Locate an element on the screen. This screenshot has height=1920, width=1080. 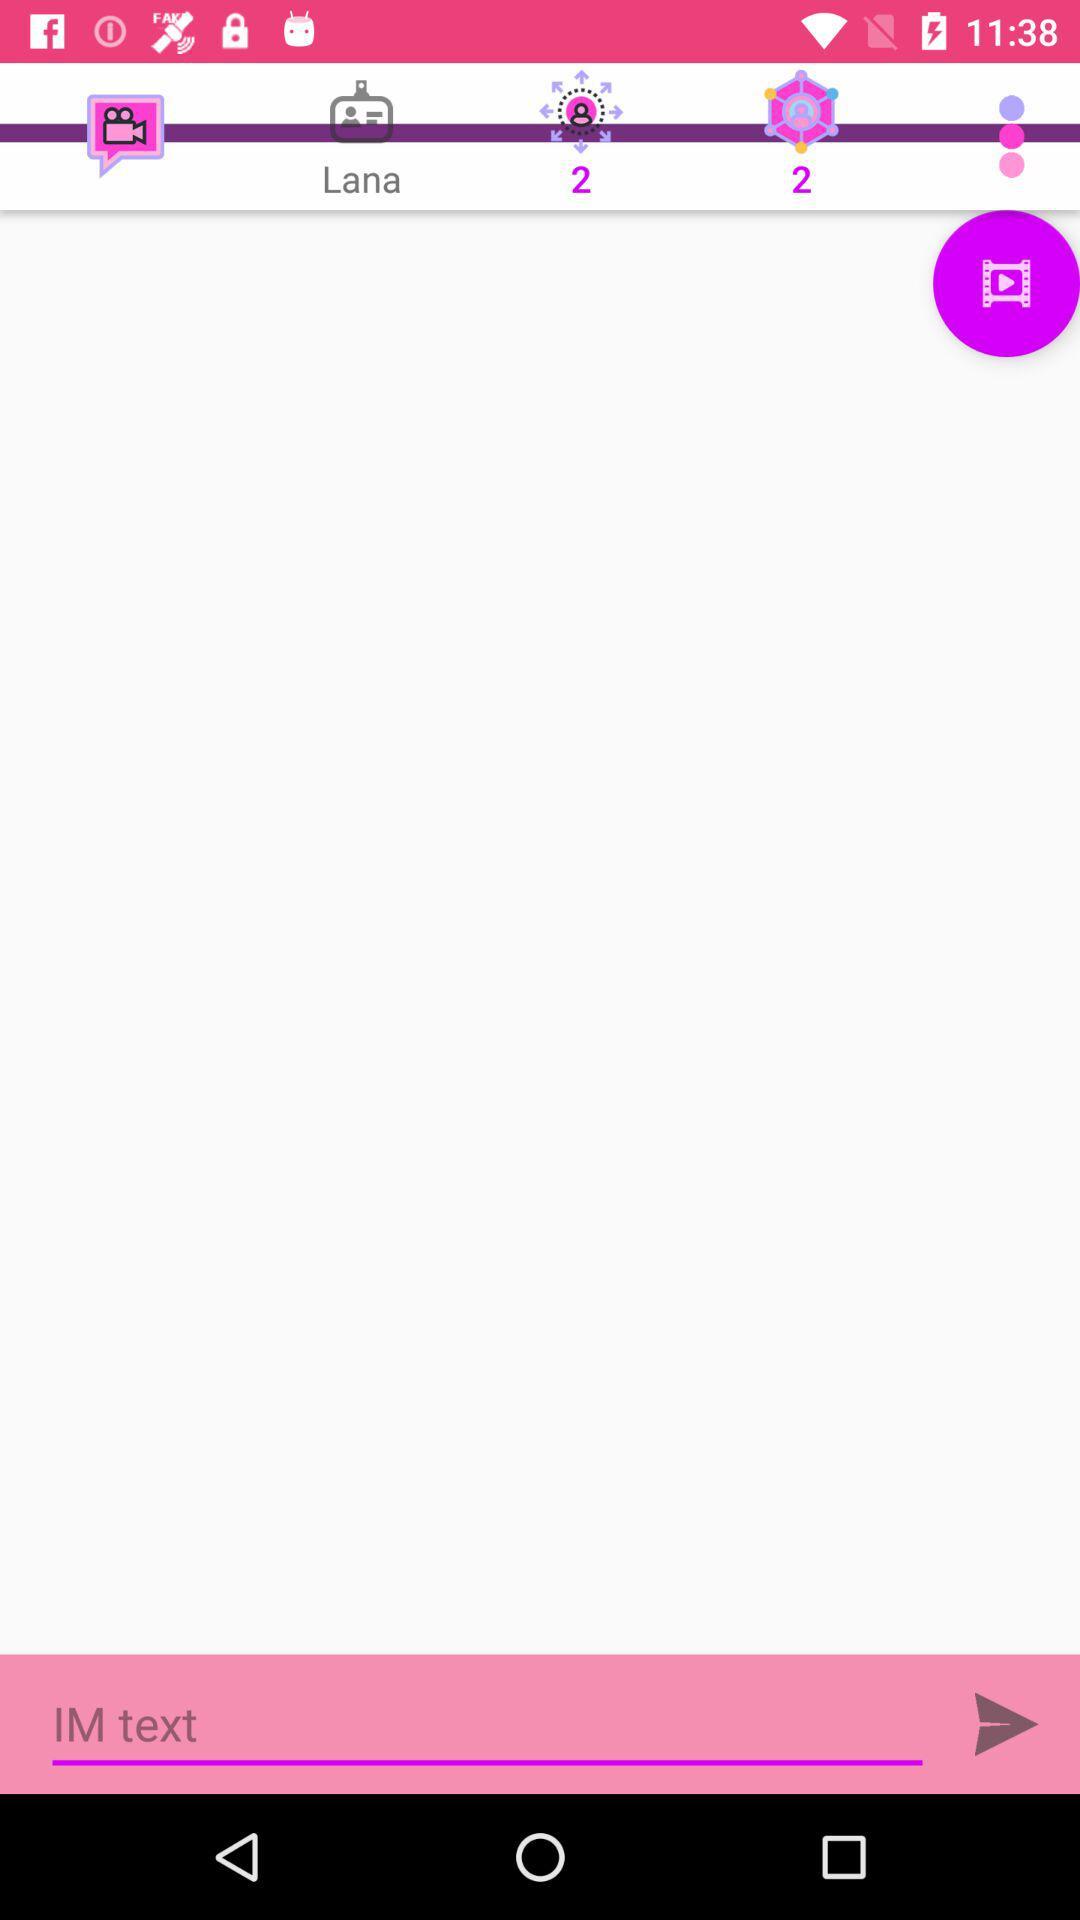
see video is located at coordinates (1006, 282).